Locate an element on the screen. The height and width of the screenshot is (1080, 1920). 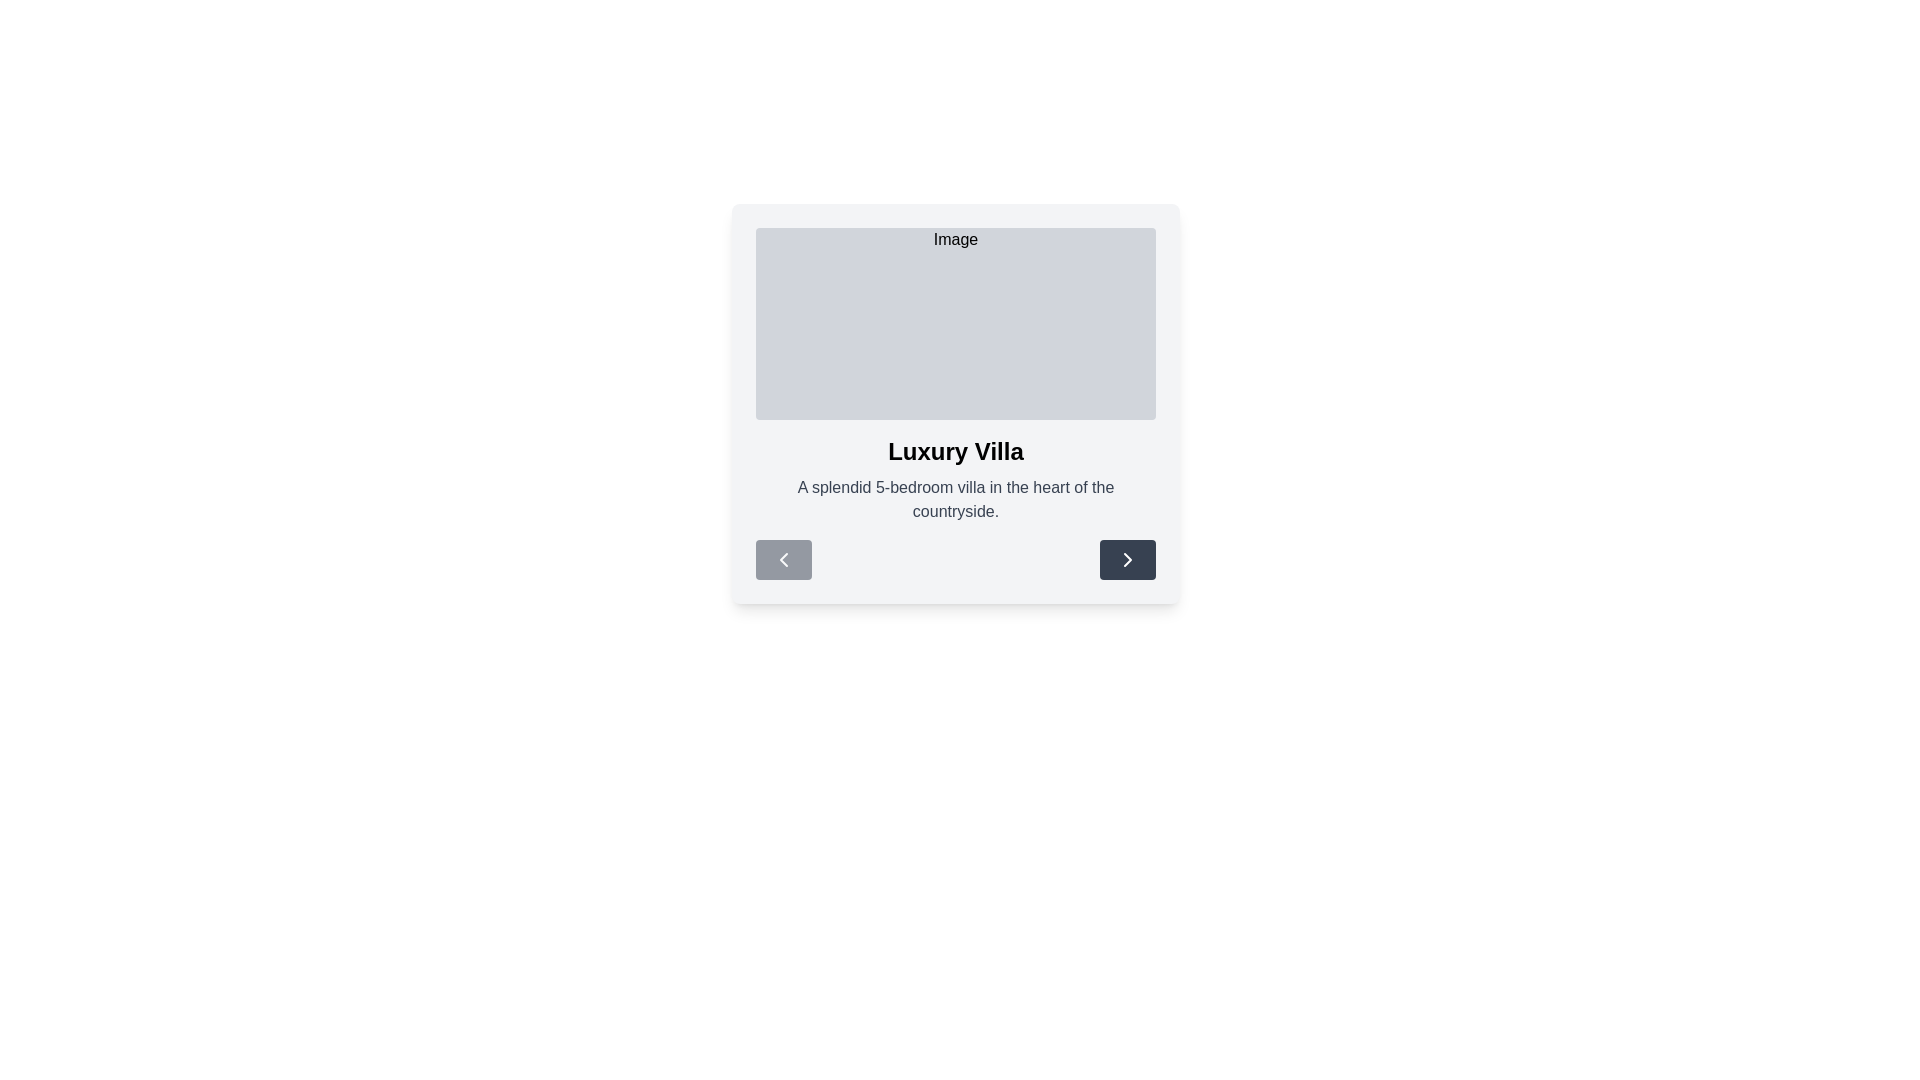
the first button on the left, which serves as a navigation control to move to the previous item or page is located at coordinates (782, 559).